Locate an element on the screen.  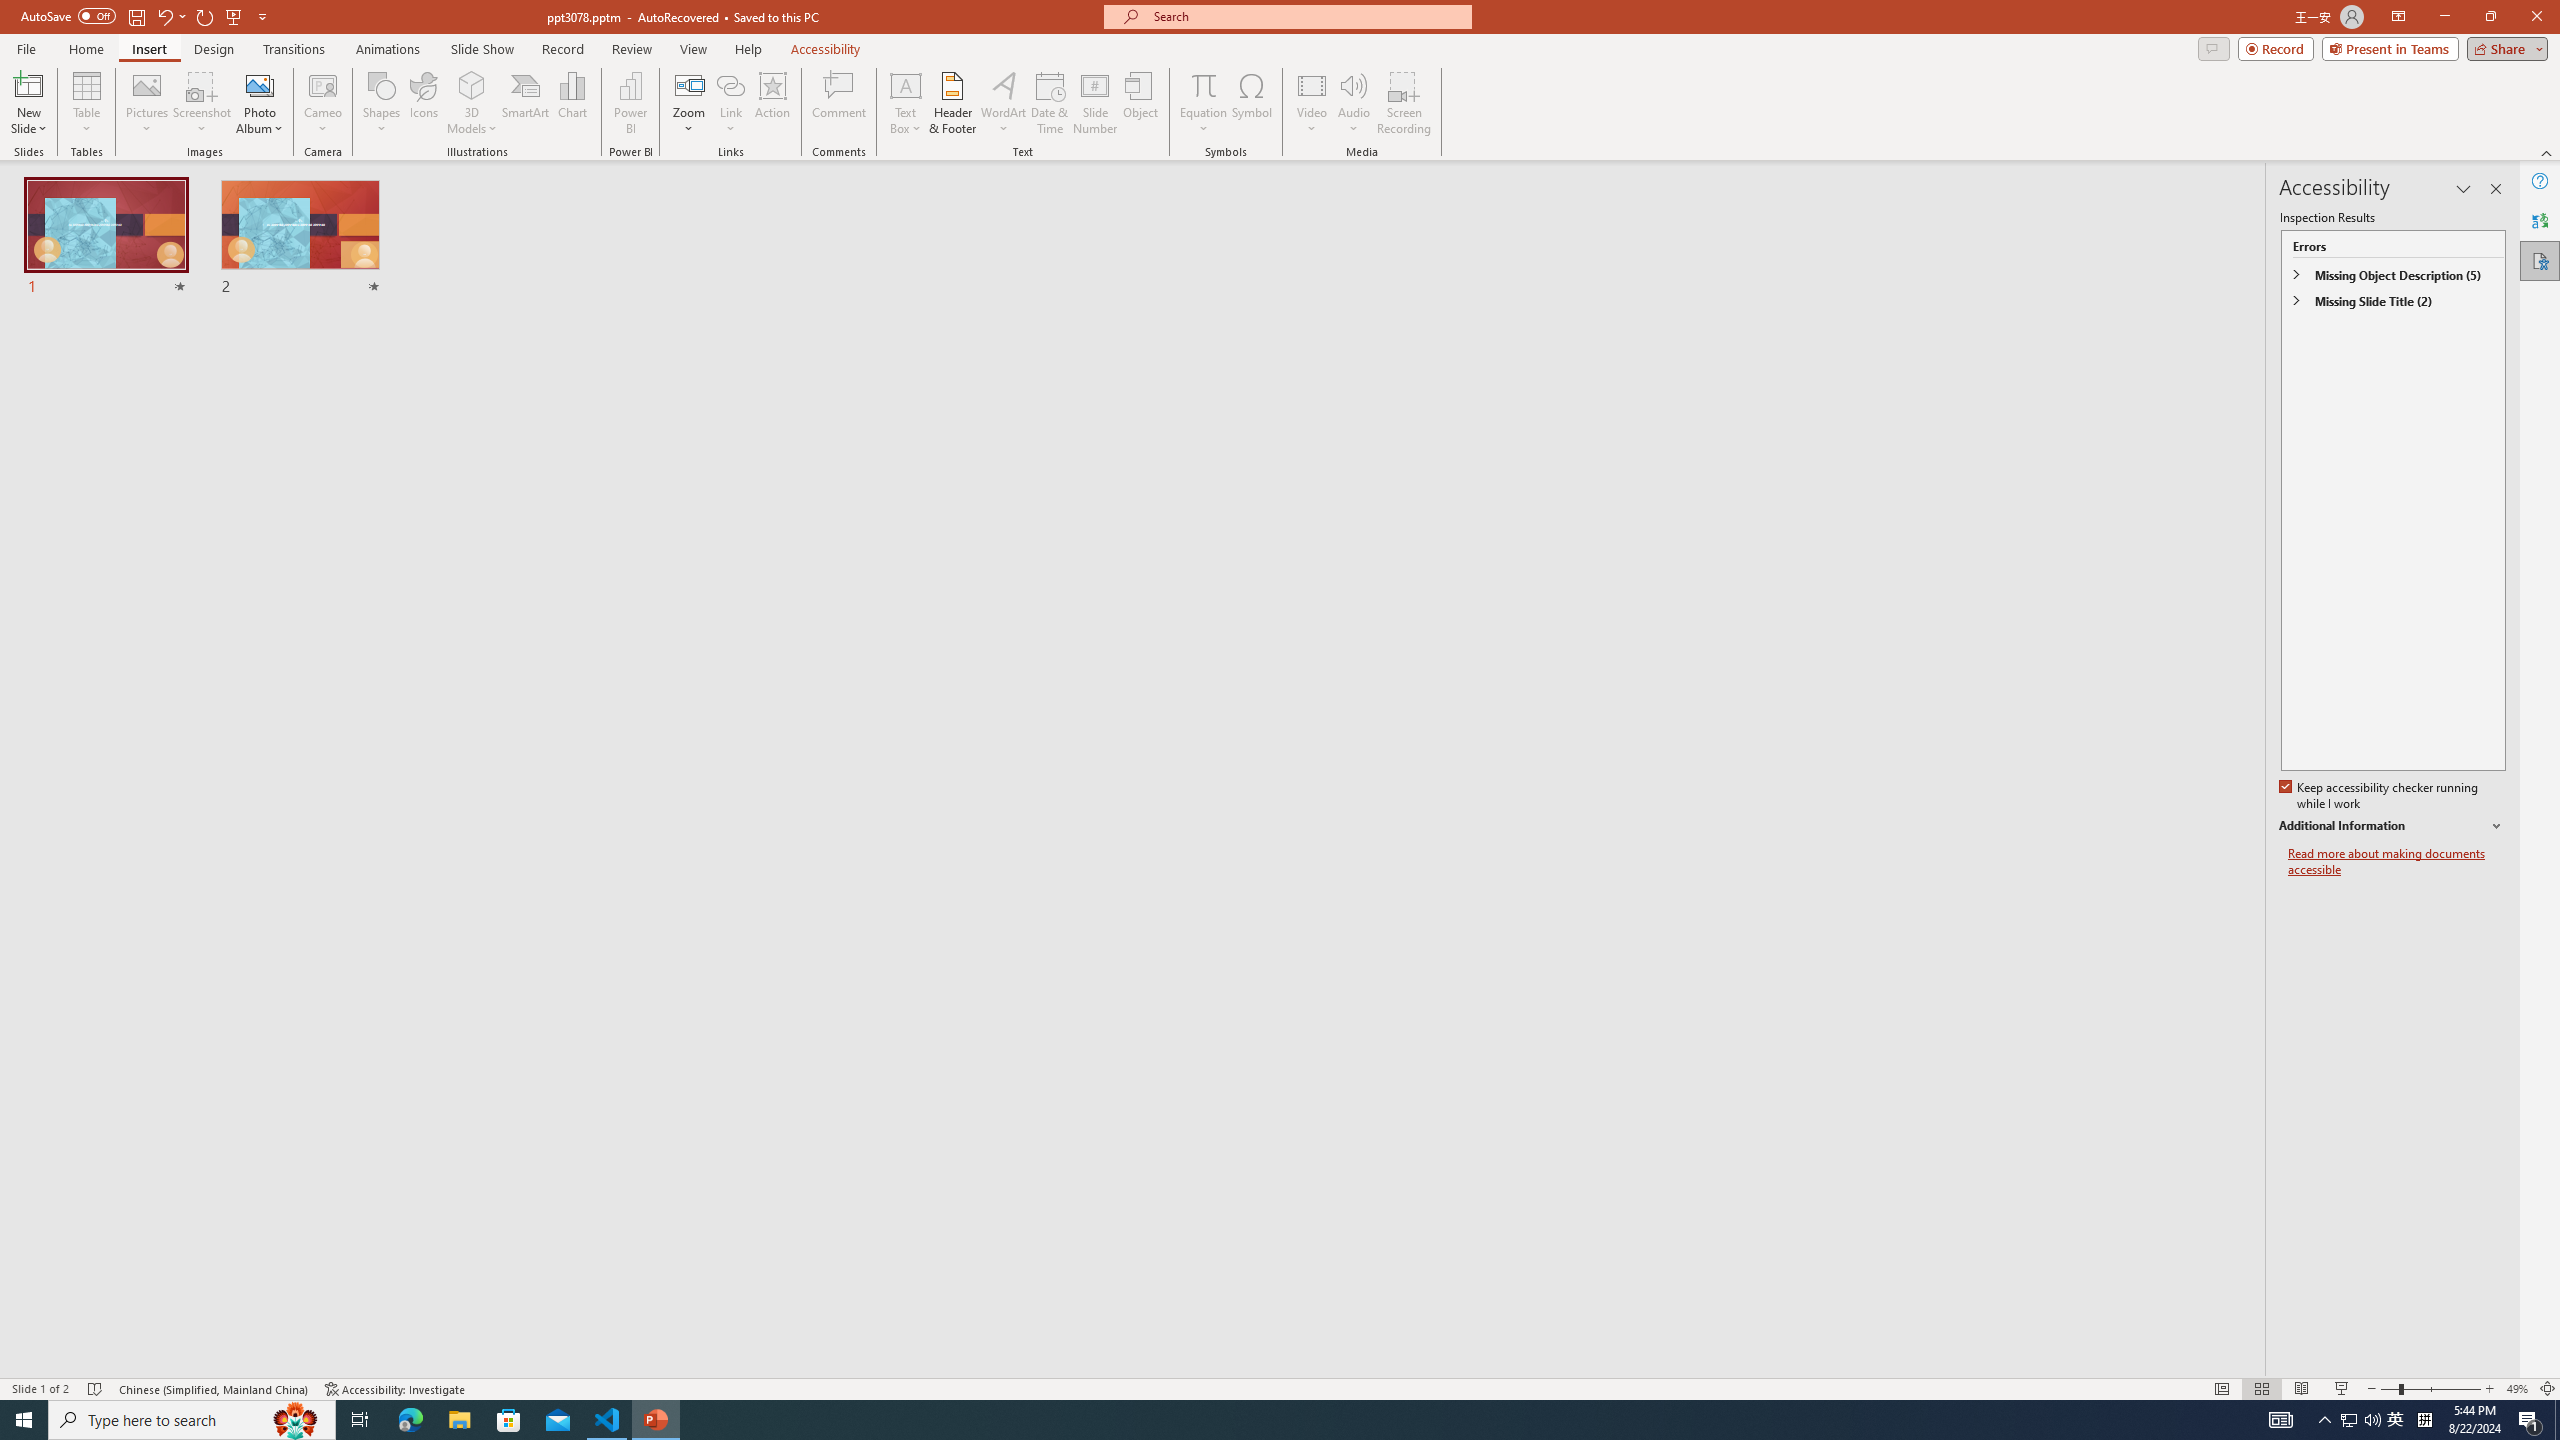
'Icons' is located at coordinates (423, 103).